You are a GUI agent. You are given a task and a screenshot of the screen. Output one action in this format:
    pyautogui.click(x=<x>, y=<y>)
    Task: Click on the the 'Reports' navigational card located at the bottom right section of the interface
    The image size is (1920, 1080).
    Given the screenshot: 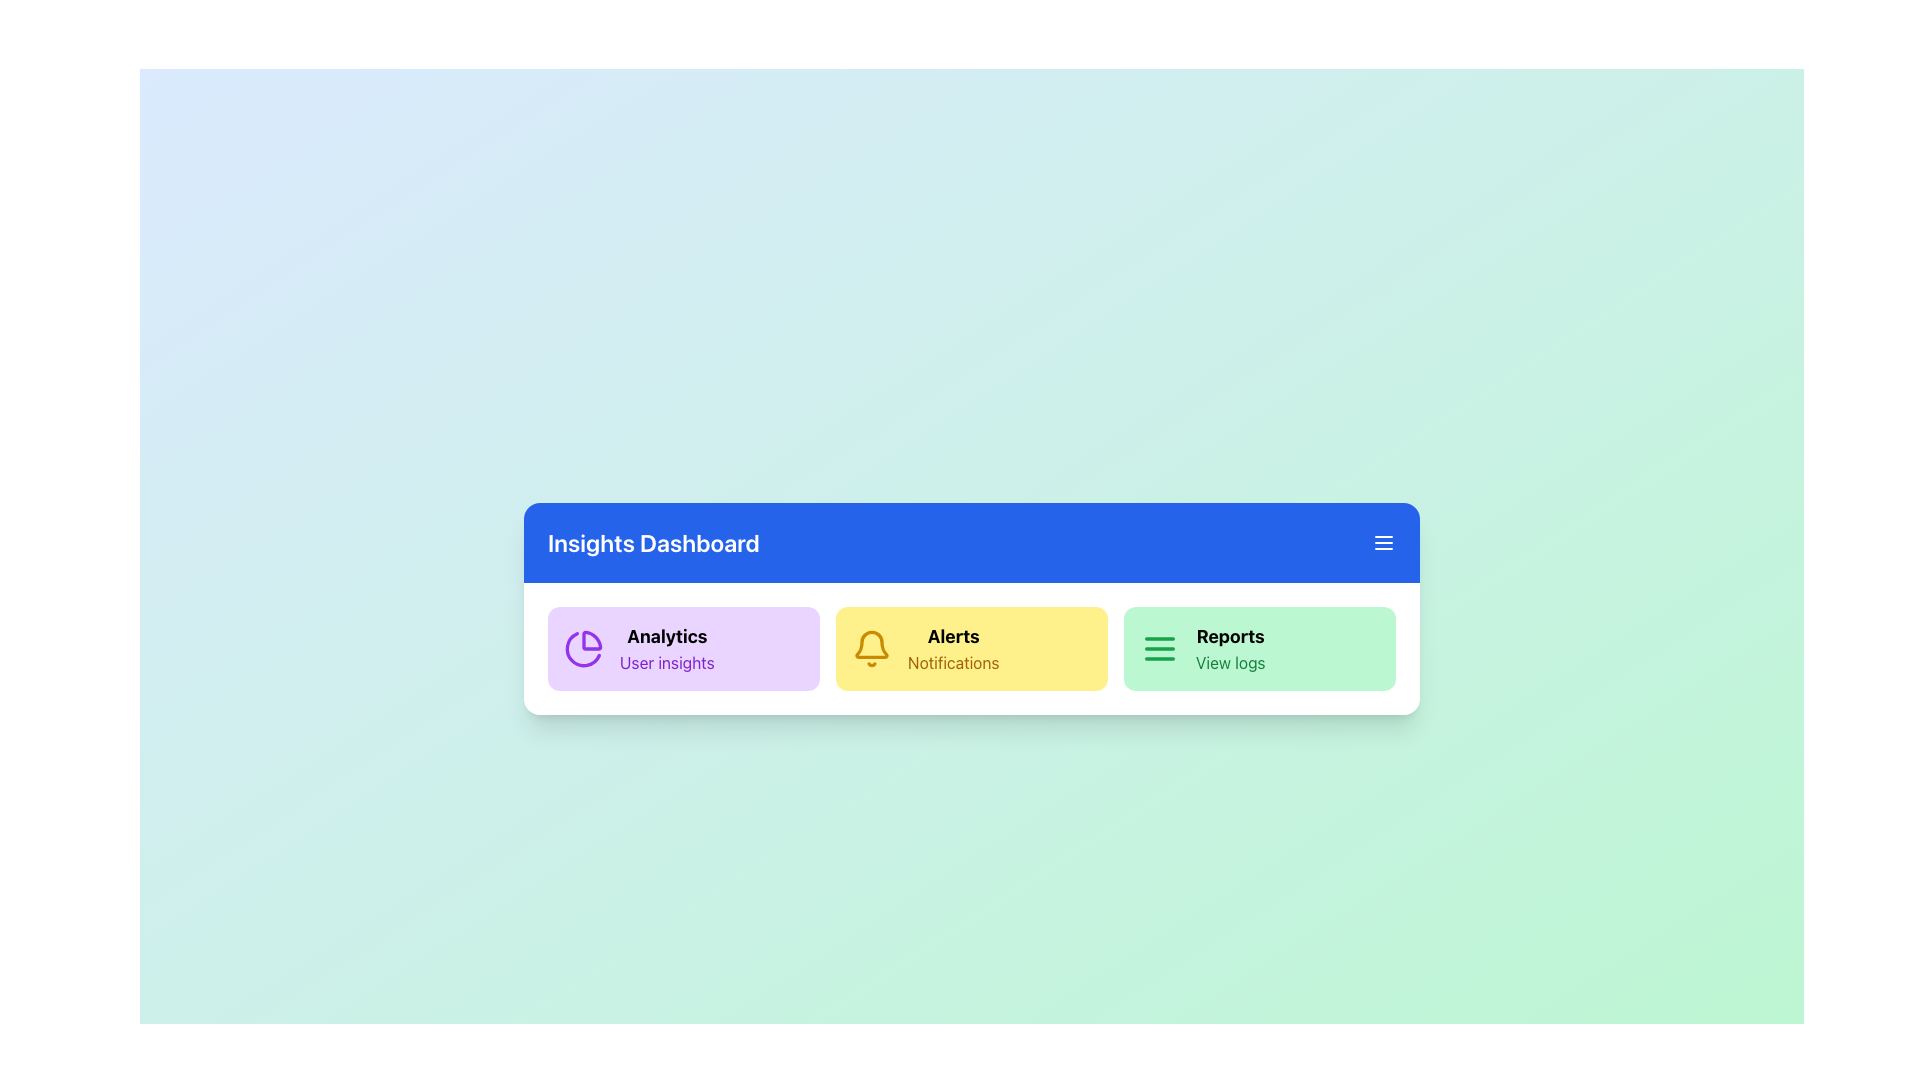 What is the action you would take?
    pyautogui.click(x=1258, y=648)
    